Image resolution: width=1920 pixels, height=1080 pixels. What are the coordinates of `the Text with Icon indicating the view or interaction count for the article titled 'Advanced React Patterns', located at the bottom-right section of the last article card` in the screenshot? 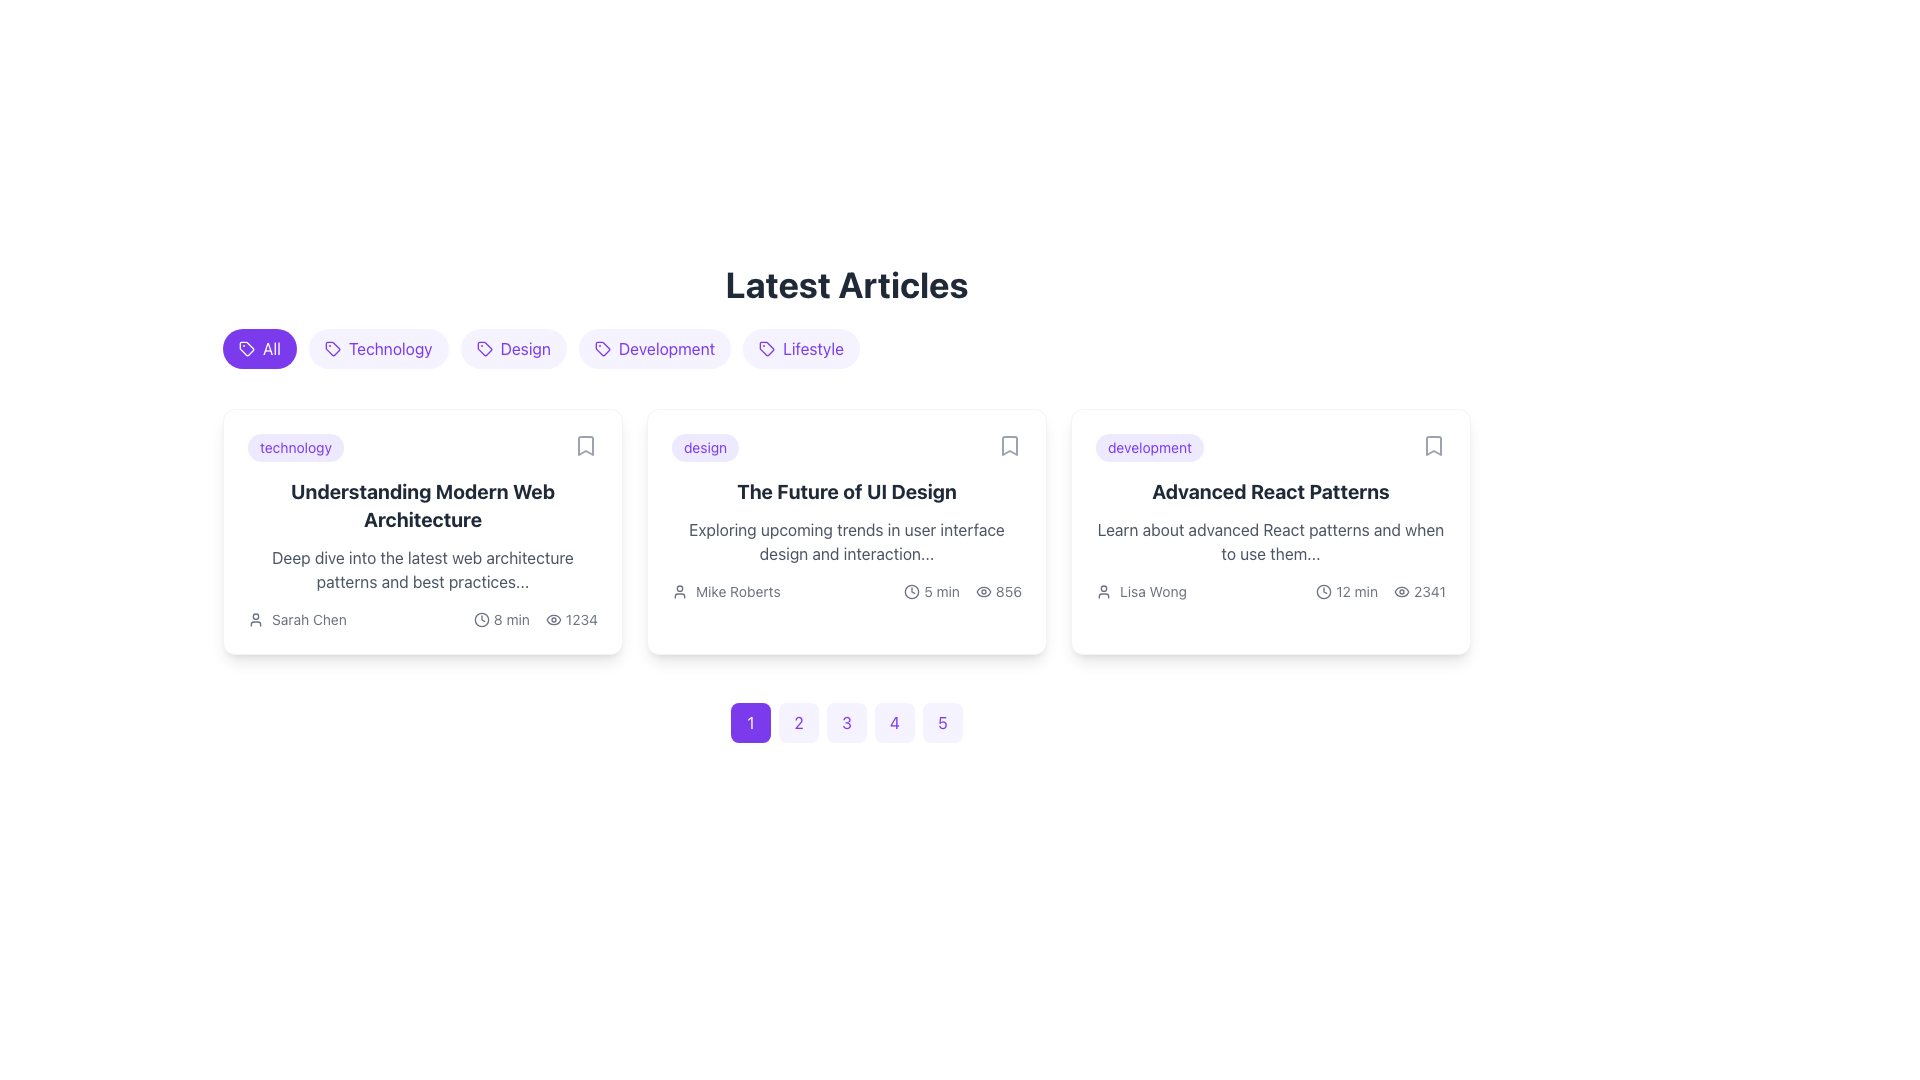 It's located at (1419, 590).